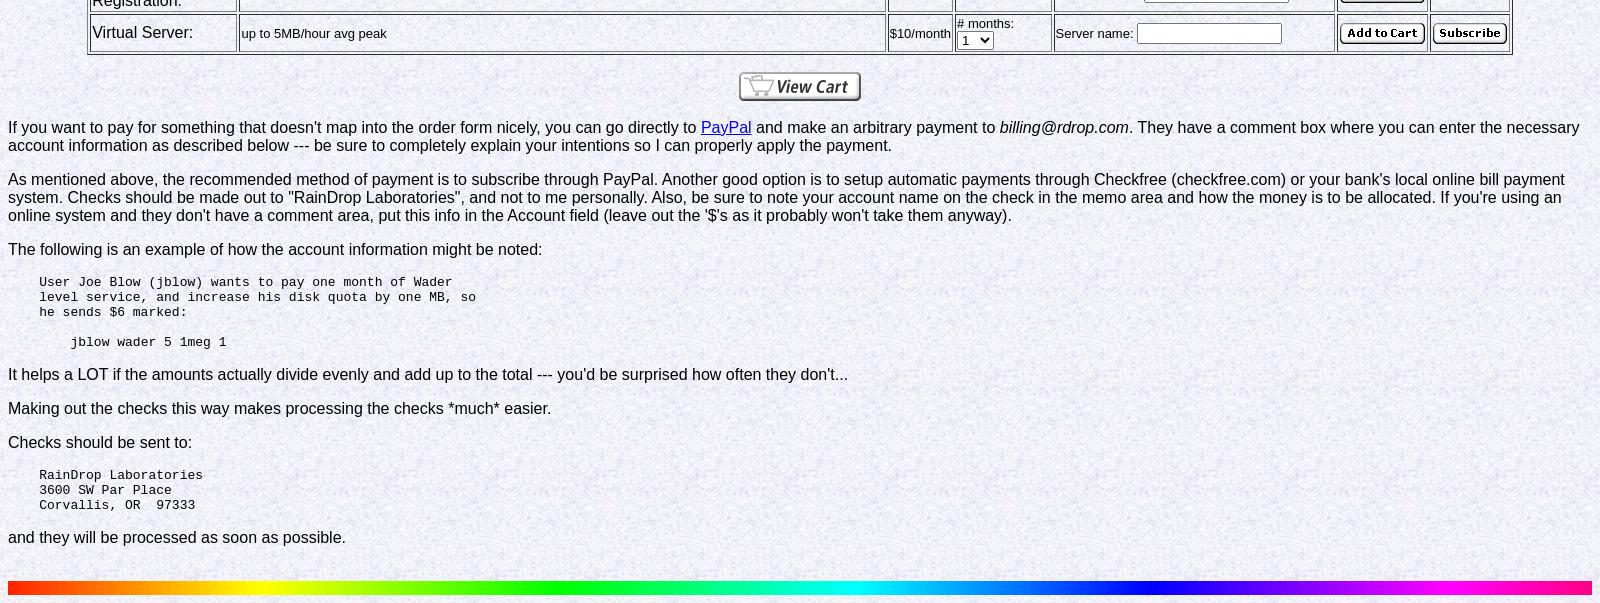 Image resolution: width=1600 pixels, height=603 pixels. Describe the element at coordinates (91, 31) in the screenshot. I see `'Virtual Server:'` at that location.